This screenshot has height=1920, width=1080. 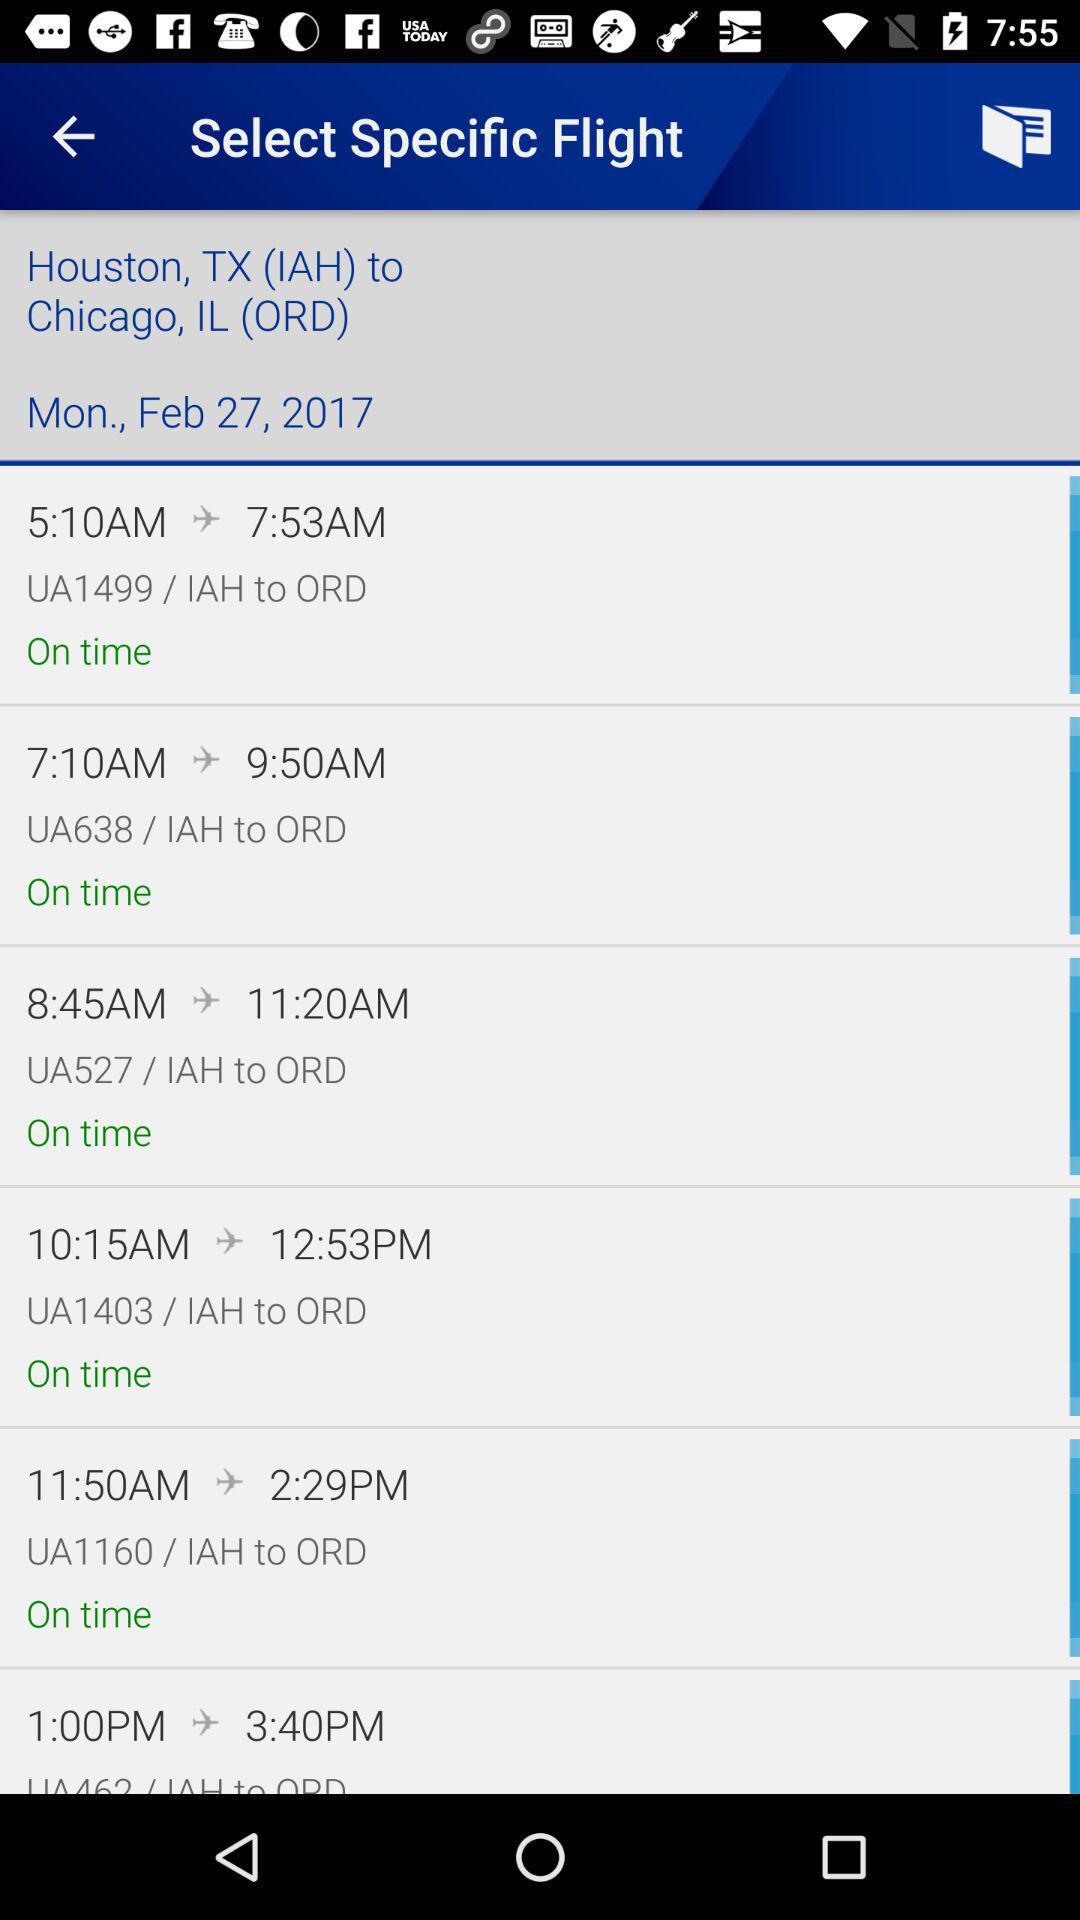 I want to click on 3:40pm, so click(x=315, y=1723).